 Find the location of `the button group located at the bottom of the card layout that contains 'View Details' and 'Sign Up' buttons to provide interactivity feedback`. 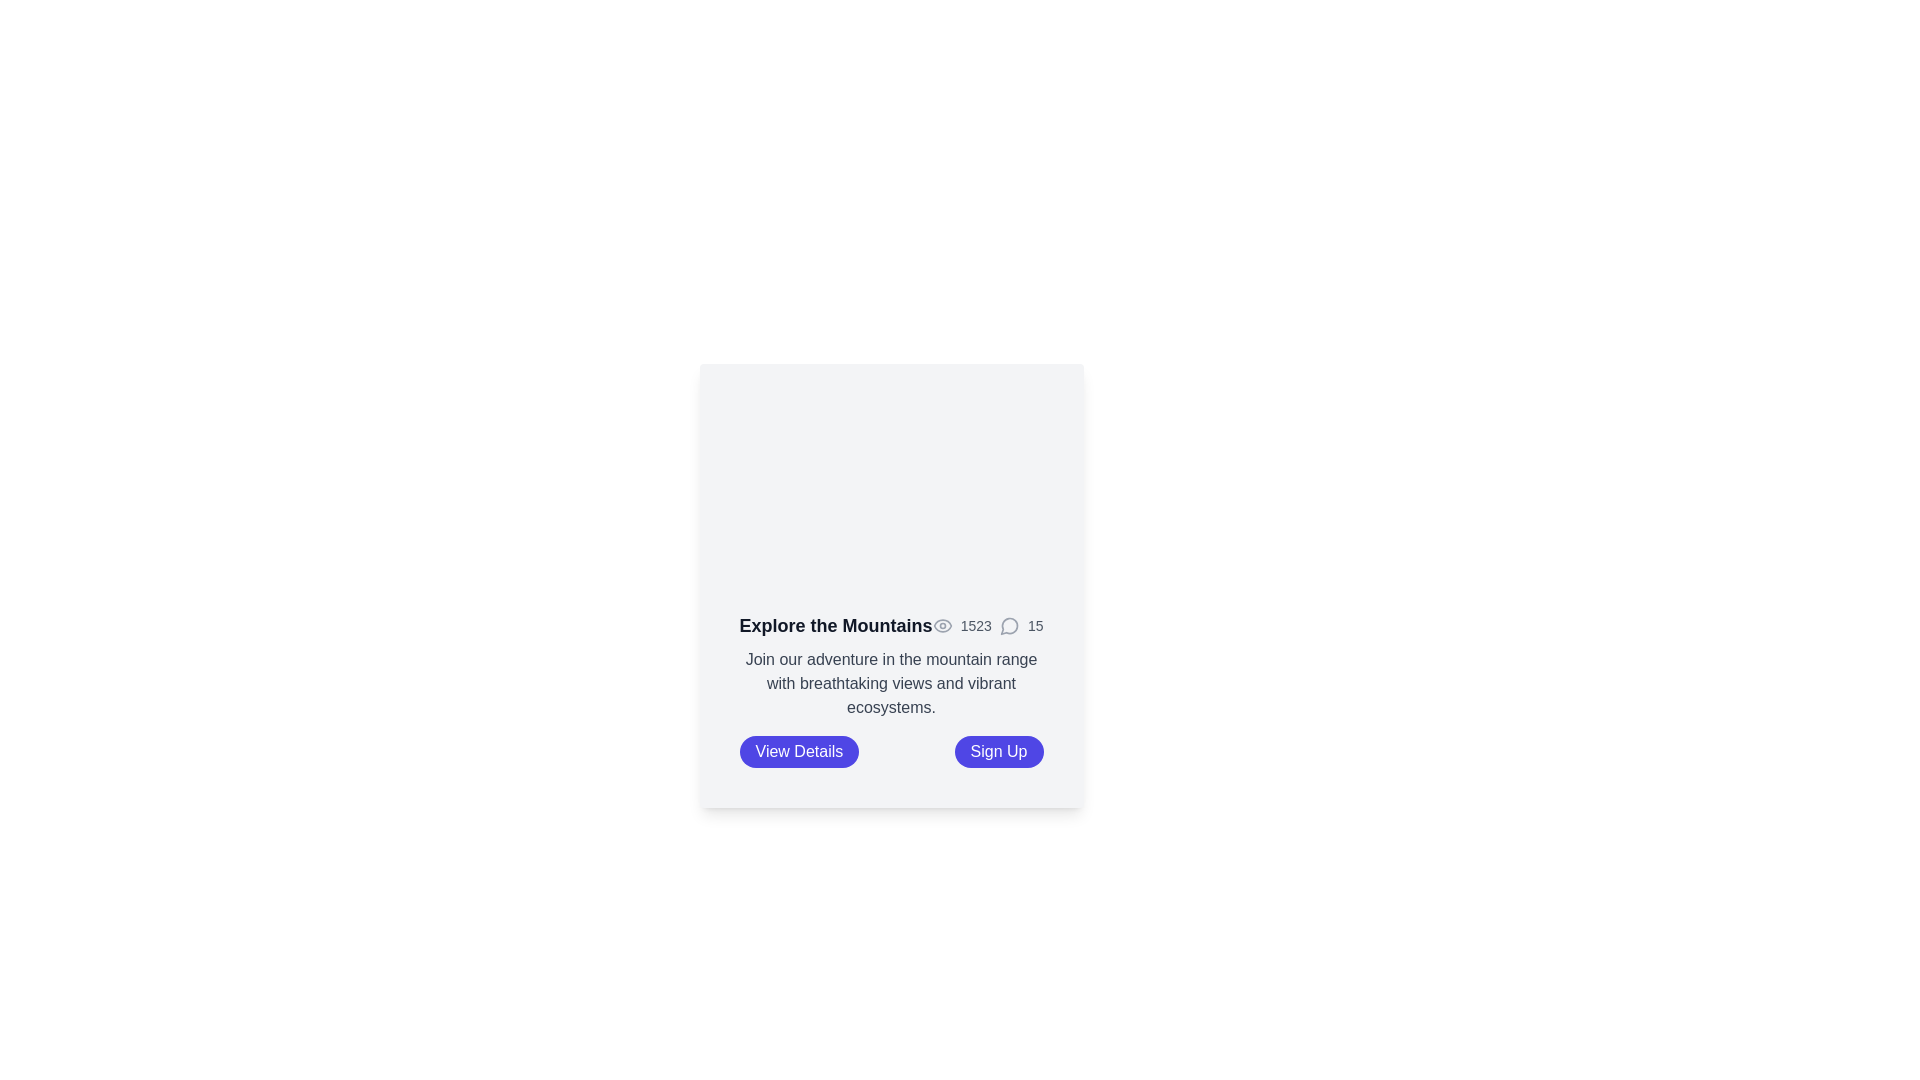

the button group located at the bottom of the card layout that contains 'View Details' and 'Sign Up' buttons to provide interactivity feedback is located at coordinates (890, 752).